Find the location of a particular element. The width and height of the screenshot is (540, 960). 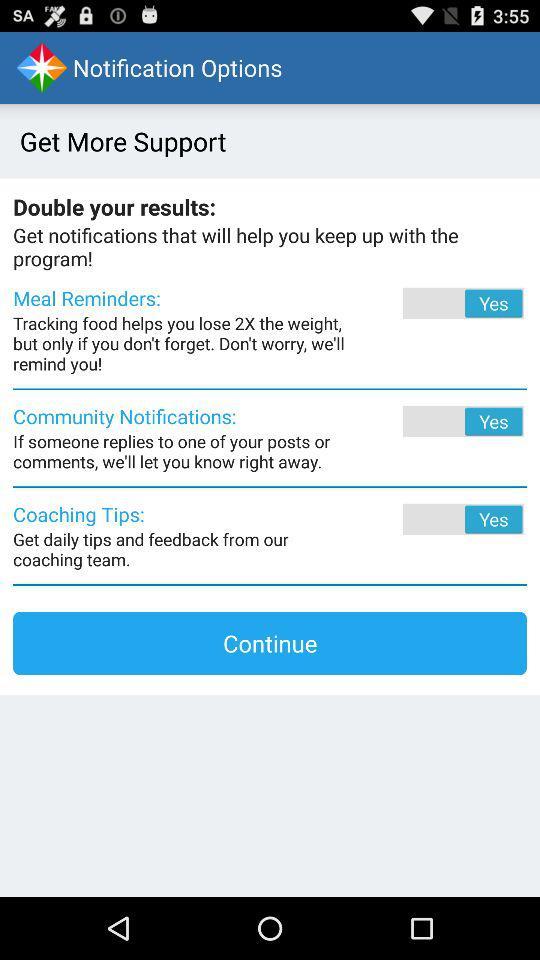

community notifications is located at coordinates (435, 421).